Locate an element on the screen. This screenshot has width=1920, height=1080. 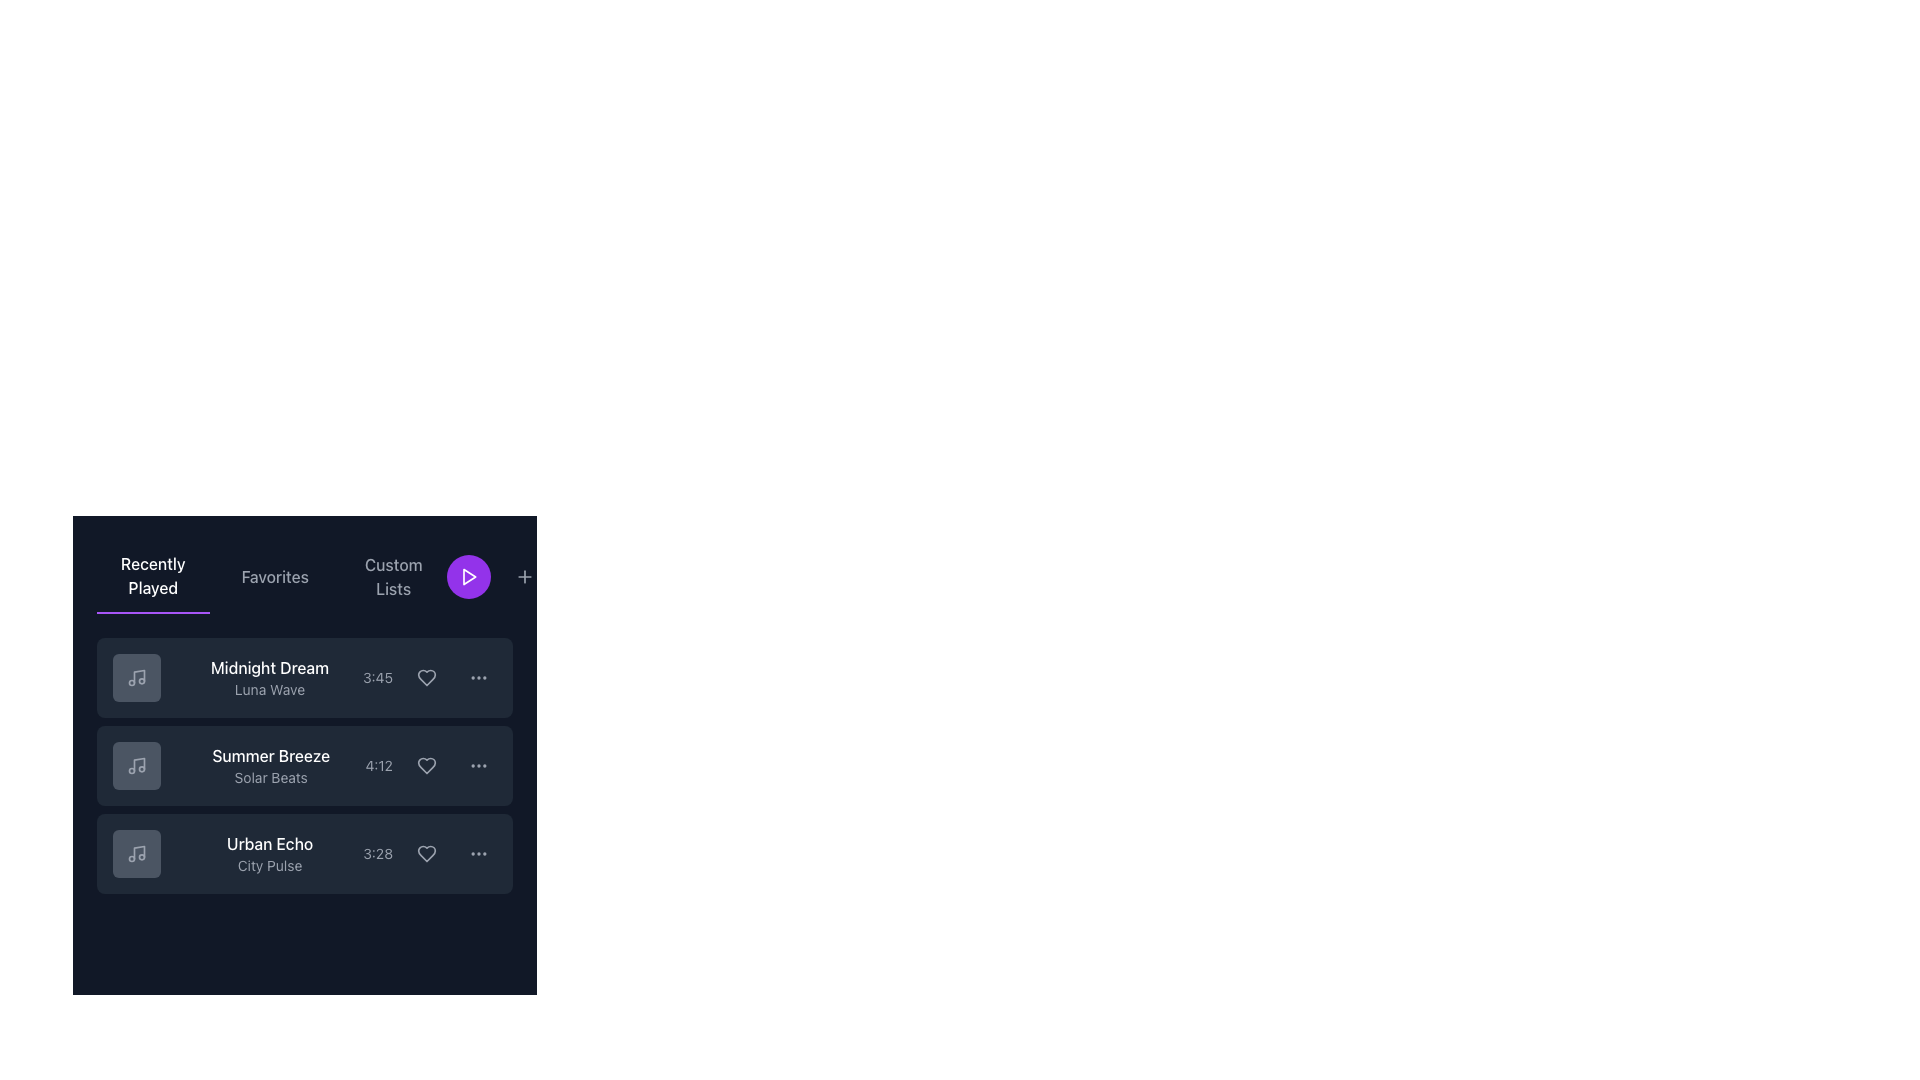
the Icon button with a dark gray background and a light gray music note icon, located at the top left corner of the 'Midnight Dream' entry in the 'Recently Played' list is located at coordinates (136, 677).